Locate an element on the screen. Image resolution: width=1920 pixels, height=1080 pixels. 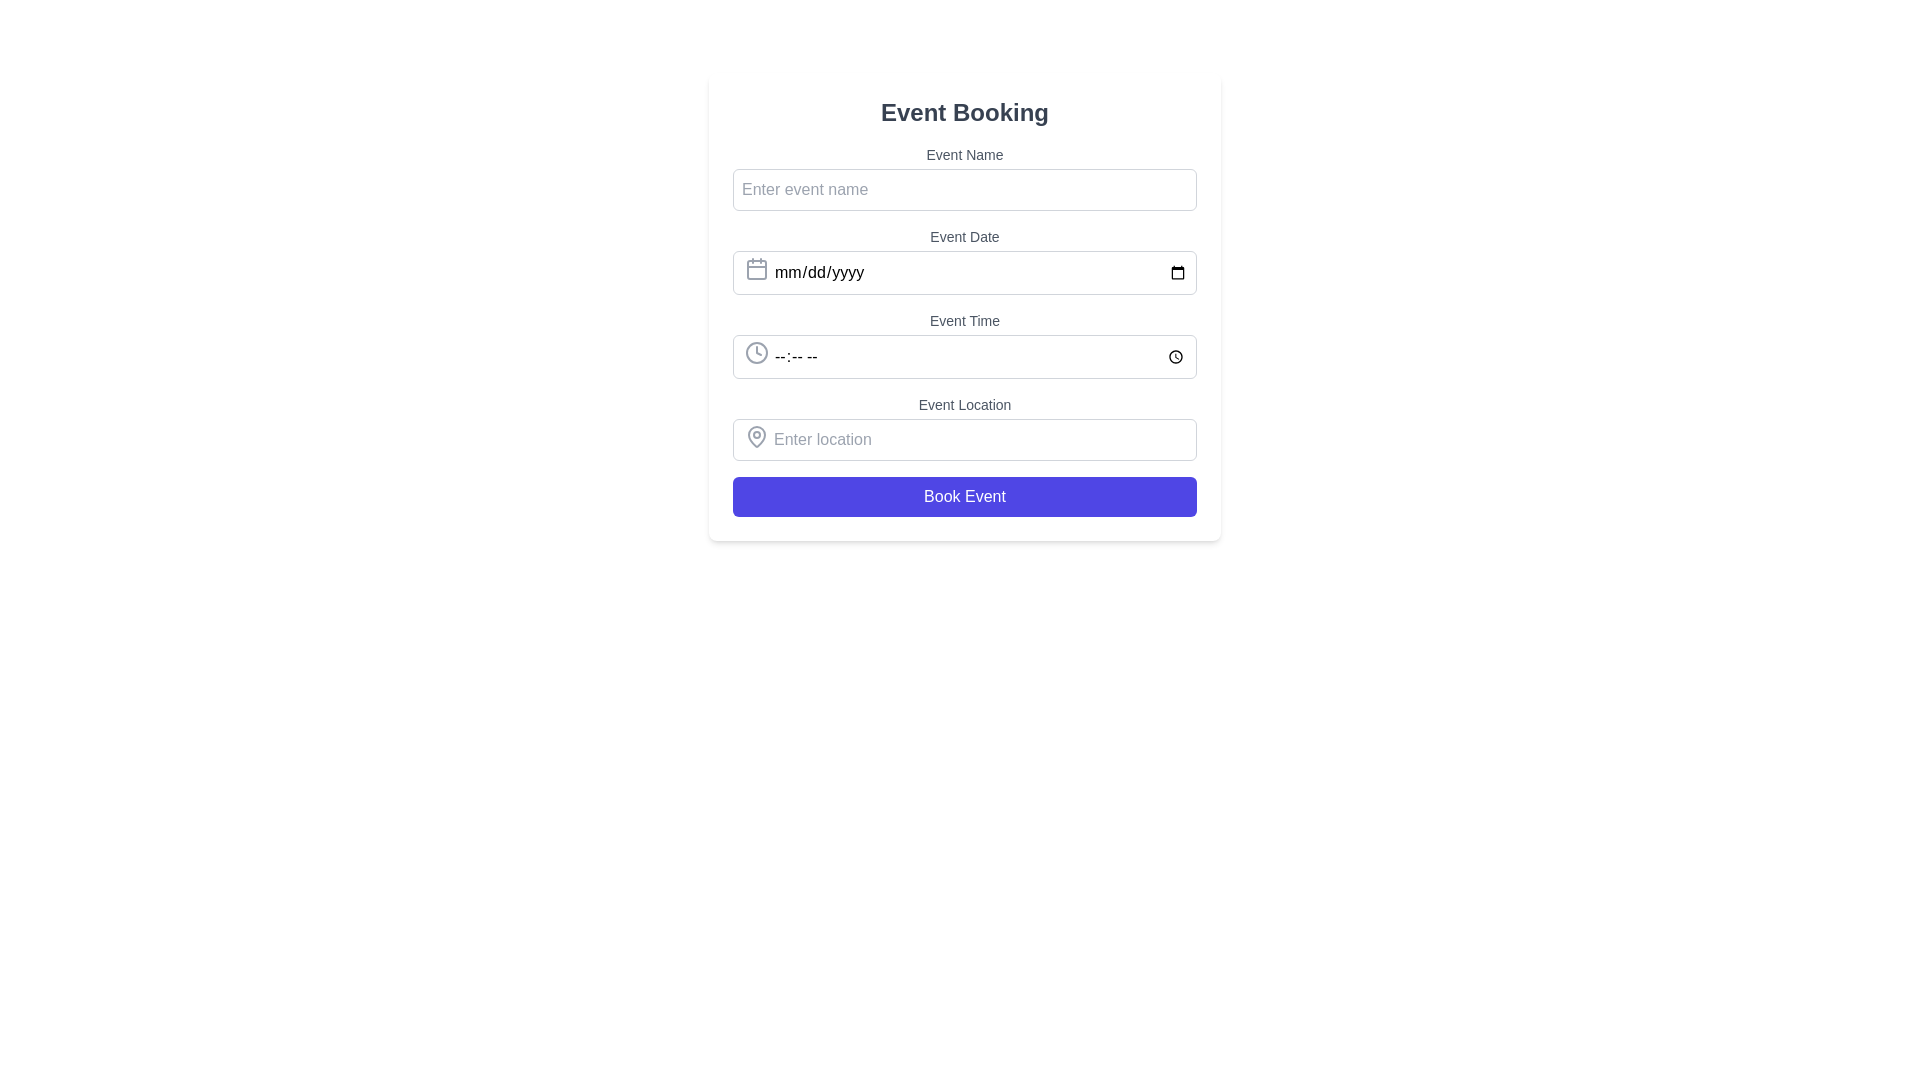
the gray calendar icon located inside the 'Event Date' input field, positioned to the far left of the text box near the placeholder text 'mm/dd/yyyy' is located at coordinates (756, 268).